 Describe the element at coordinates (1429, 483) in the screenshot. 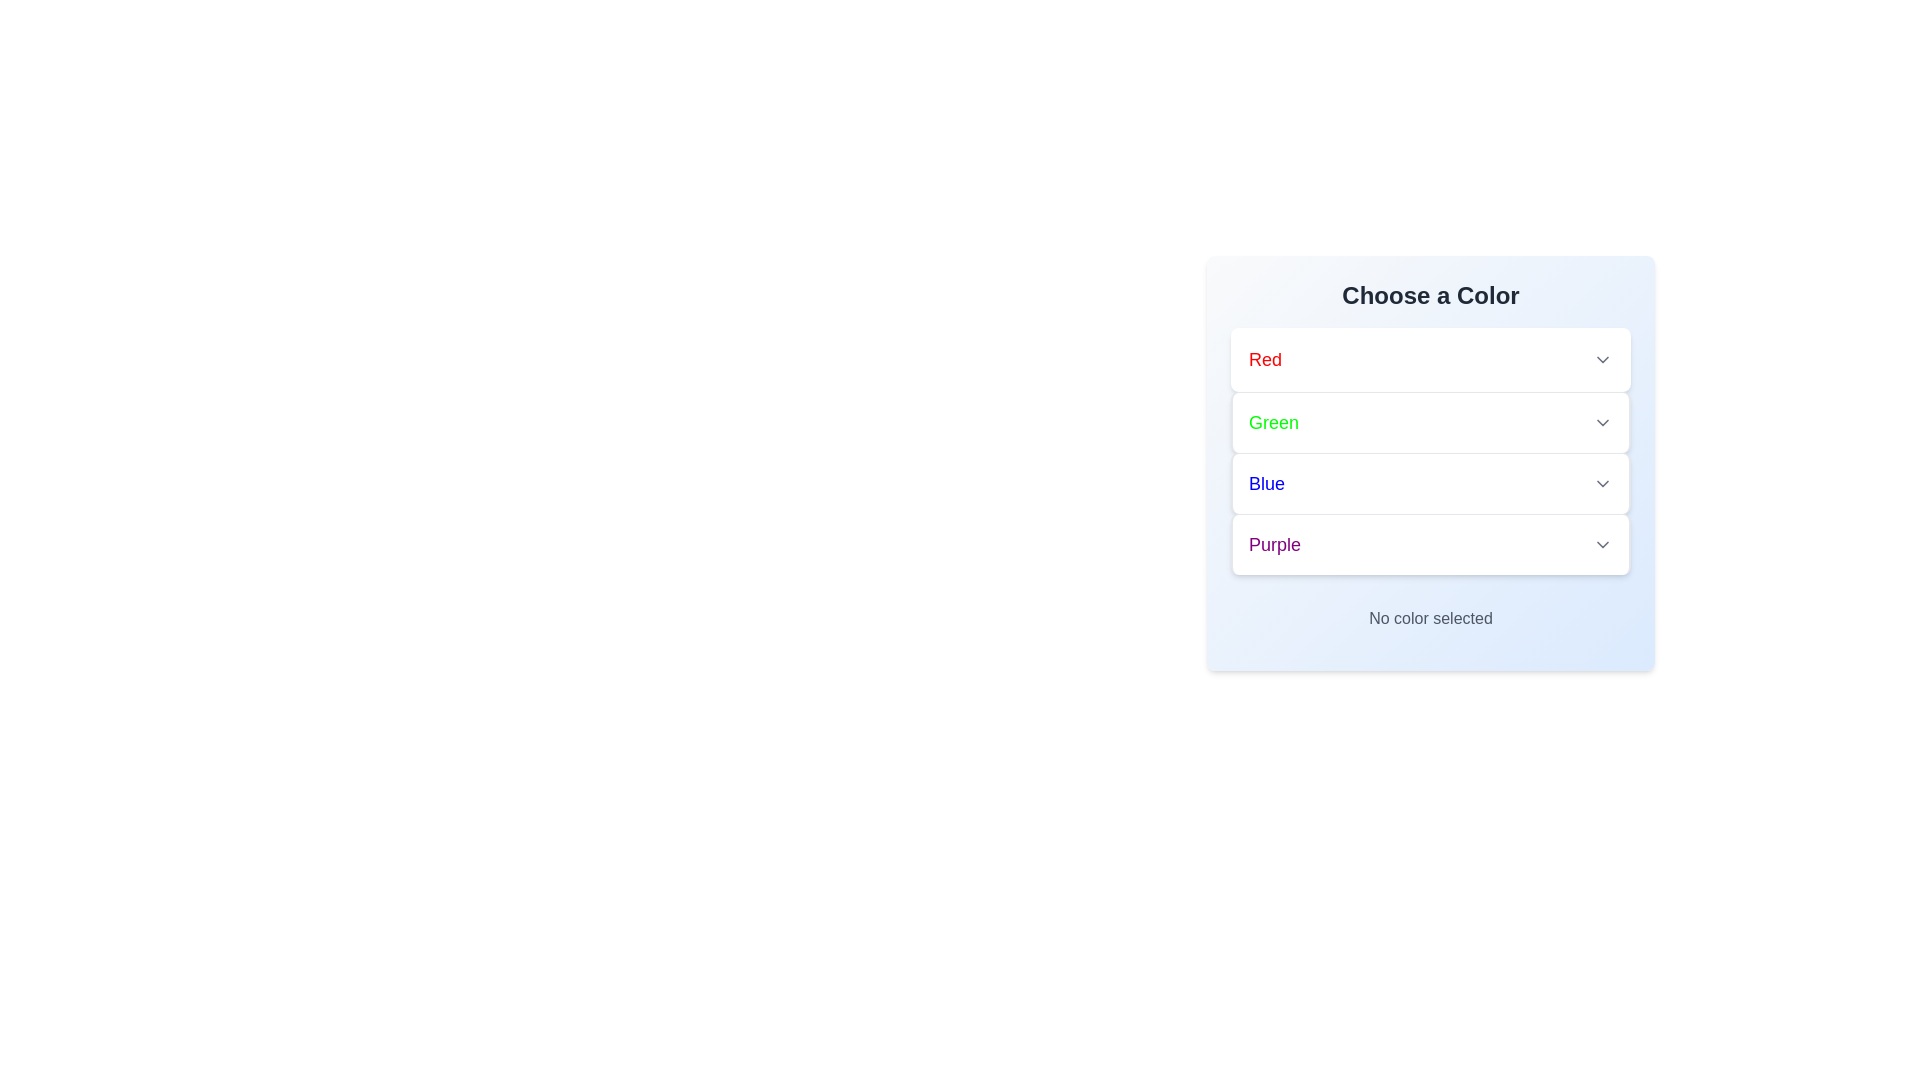

I see `the color item Blue to observe the hover effect` at that location.